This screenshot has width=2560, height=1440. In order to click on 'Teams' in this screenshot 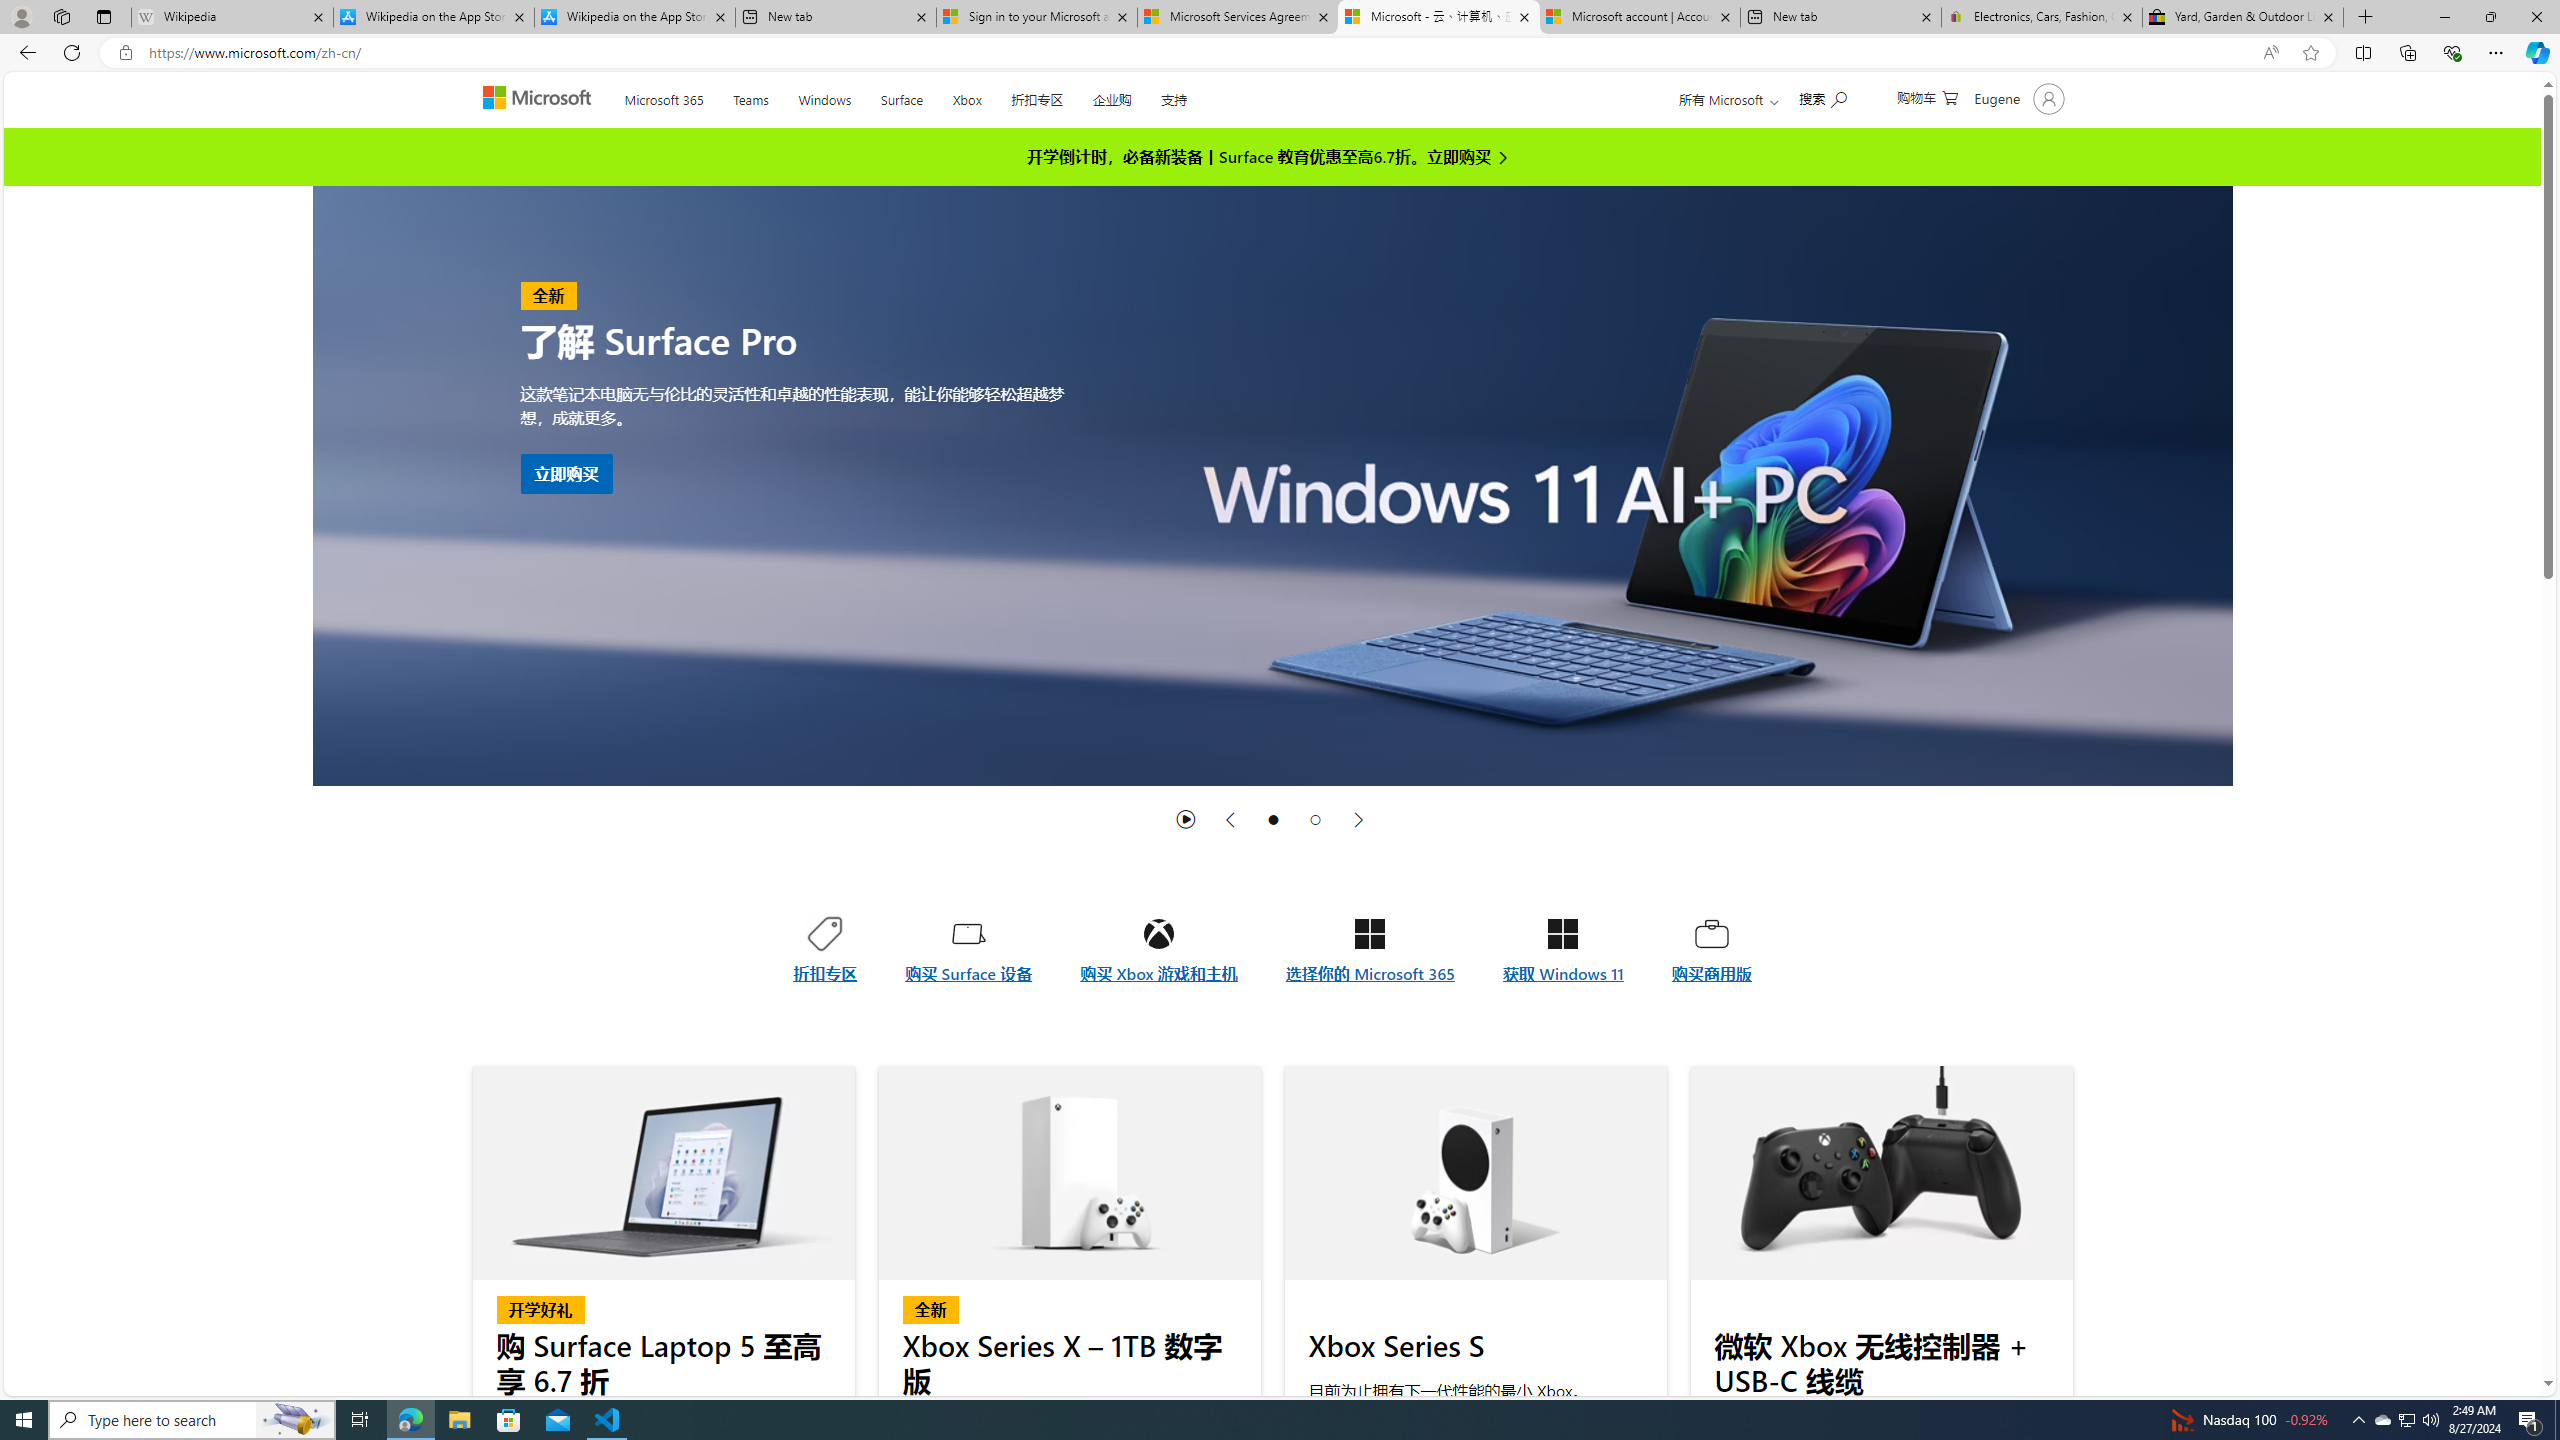, I will do `click(750, 95)`.